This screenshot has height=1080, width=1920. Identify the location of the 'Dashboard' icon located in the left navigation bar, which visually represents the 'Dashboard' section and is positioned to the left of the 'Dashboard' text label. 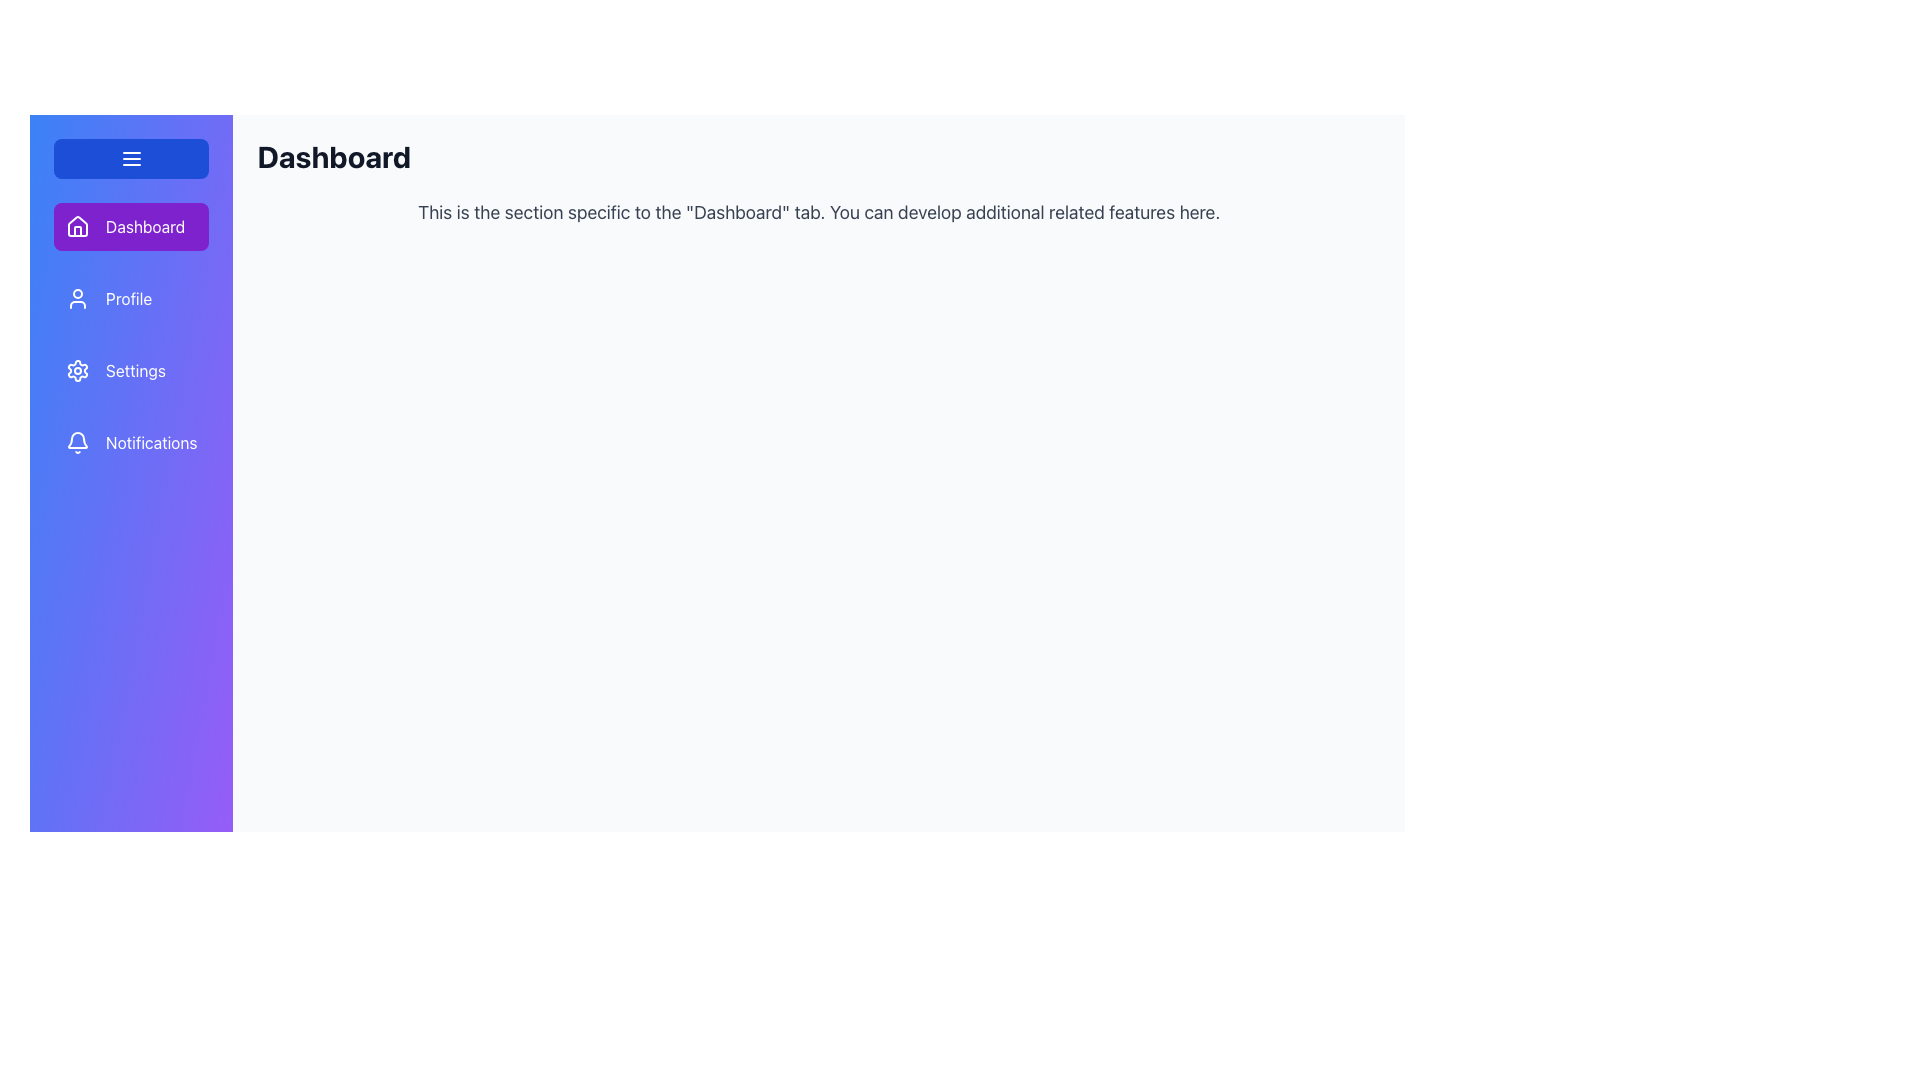
(77, 225).